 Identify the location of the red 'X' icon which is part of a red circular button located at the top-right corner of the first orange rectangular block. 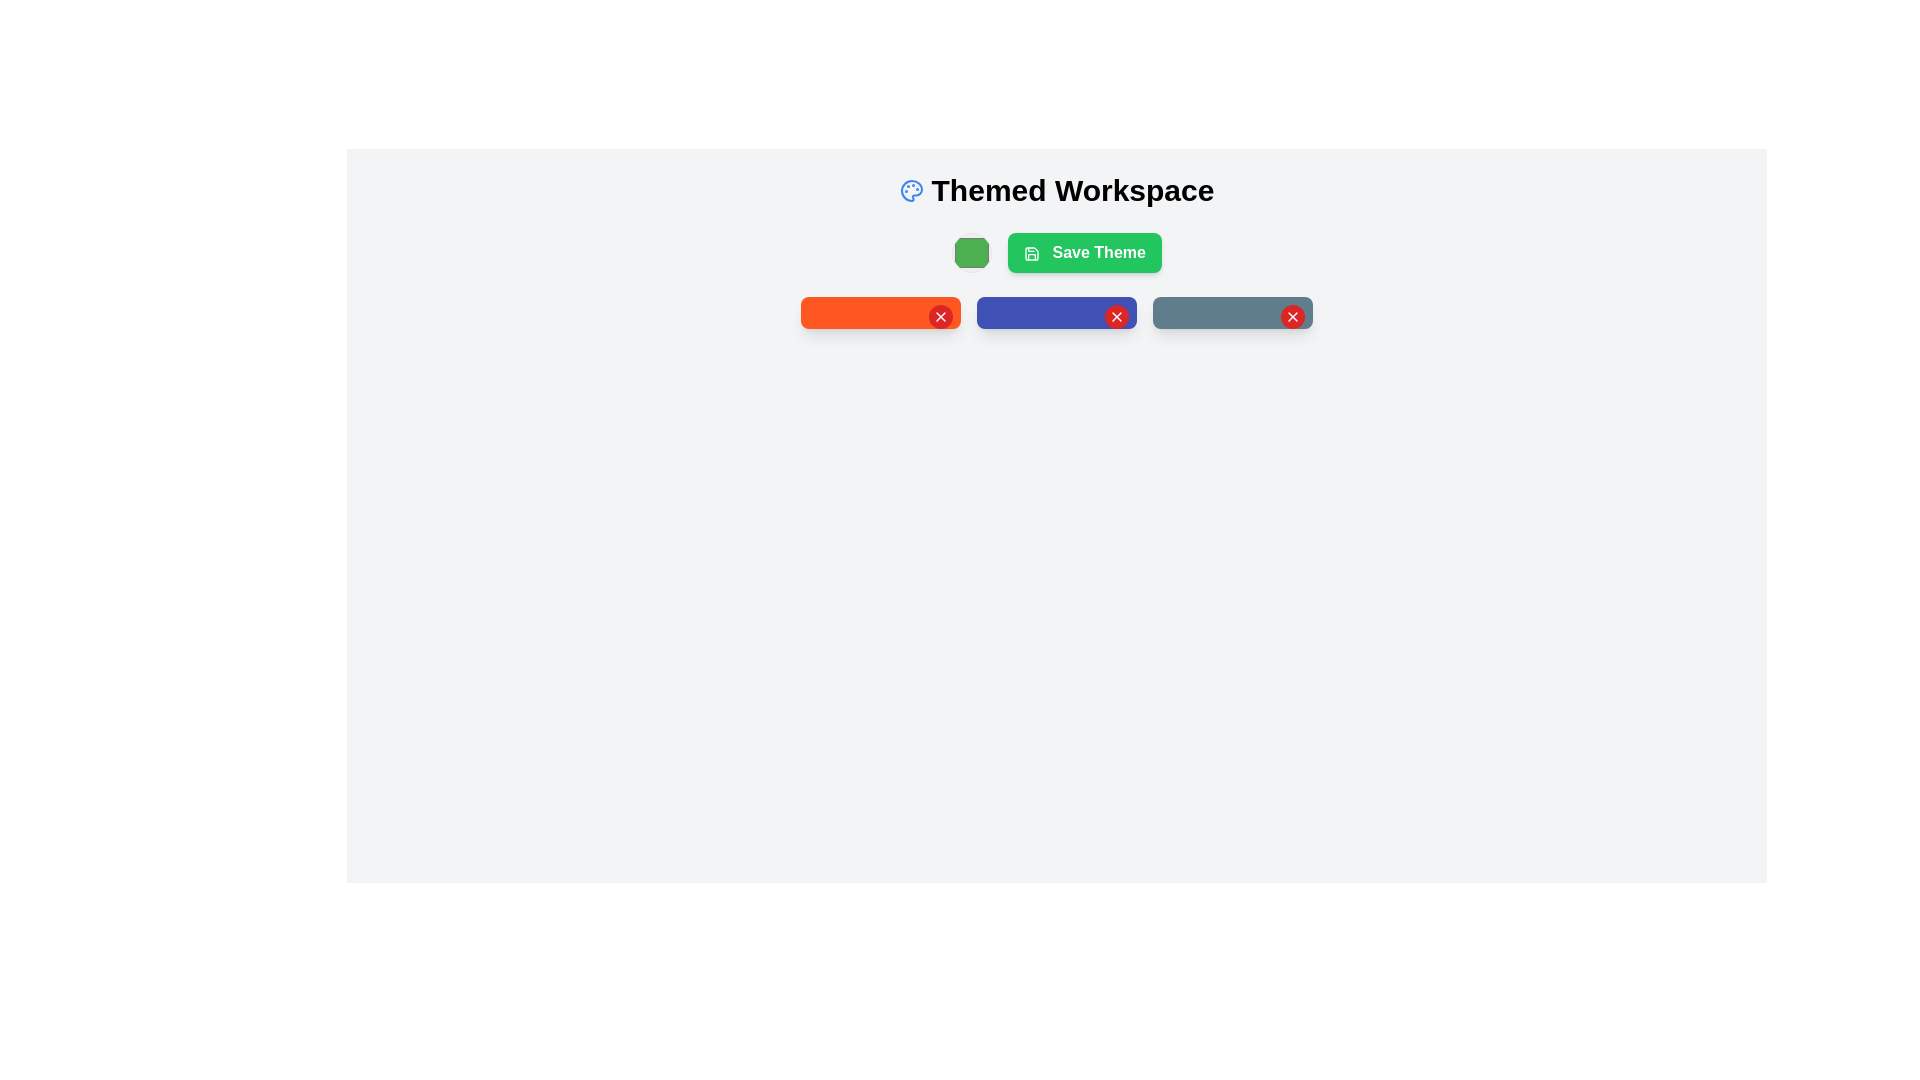
(939, 315).